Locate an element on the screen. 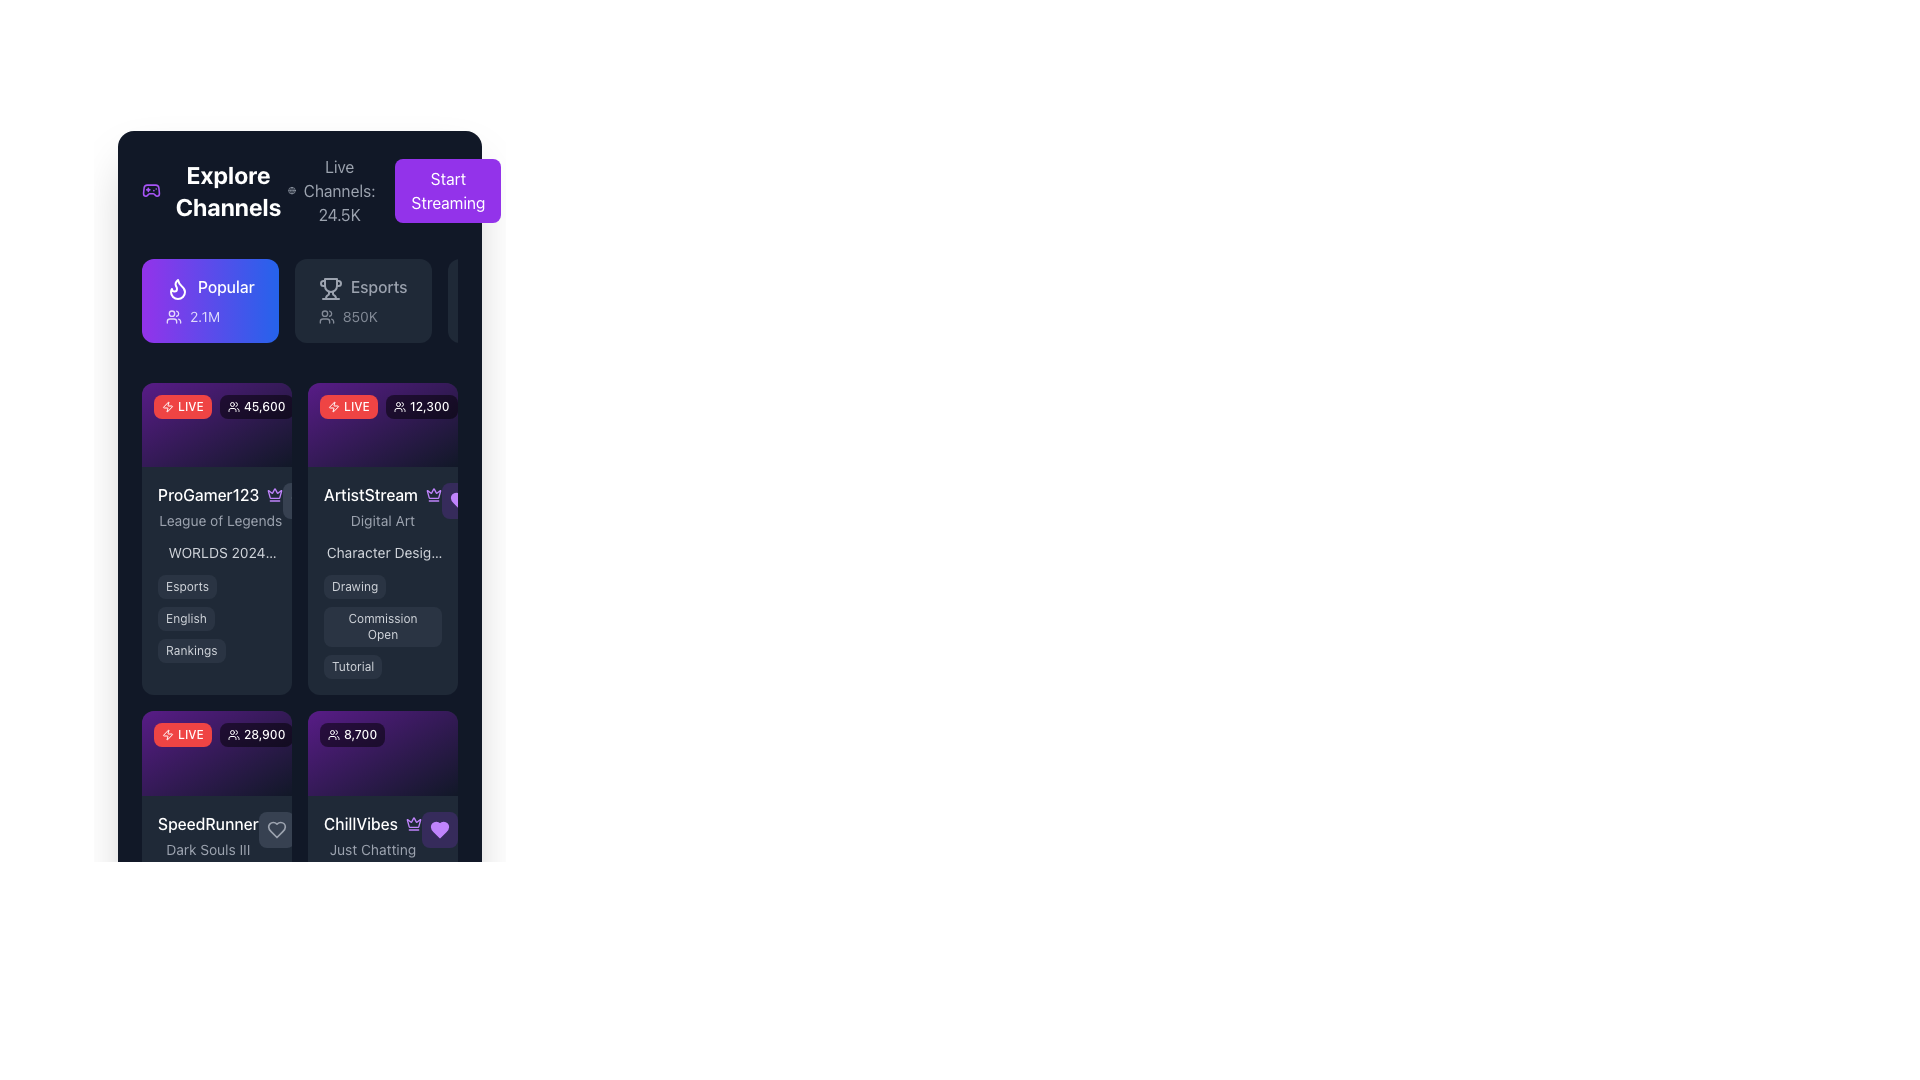 The height and width of the screenshot is (1080, 1920). the 'Drawing' label located at the top of the labels group within the 'ArtistStream' card in the 'Explore Channels' section is located at coordinates (355, 586).